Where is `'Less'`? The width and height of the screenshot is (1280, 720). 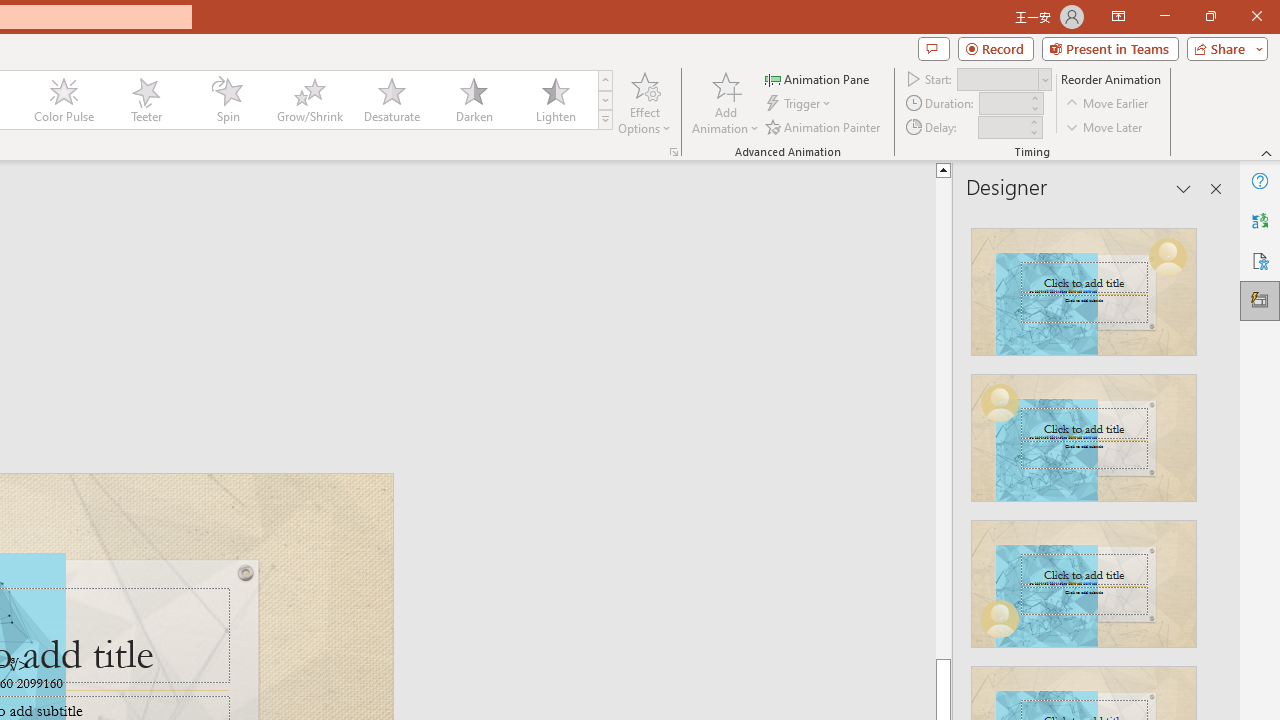
'Less' is located at coordinates (1033, 132).